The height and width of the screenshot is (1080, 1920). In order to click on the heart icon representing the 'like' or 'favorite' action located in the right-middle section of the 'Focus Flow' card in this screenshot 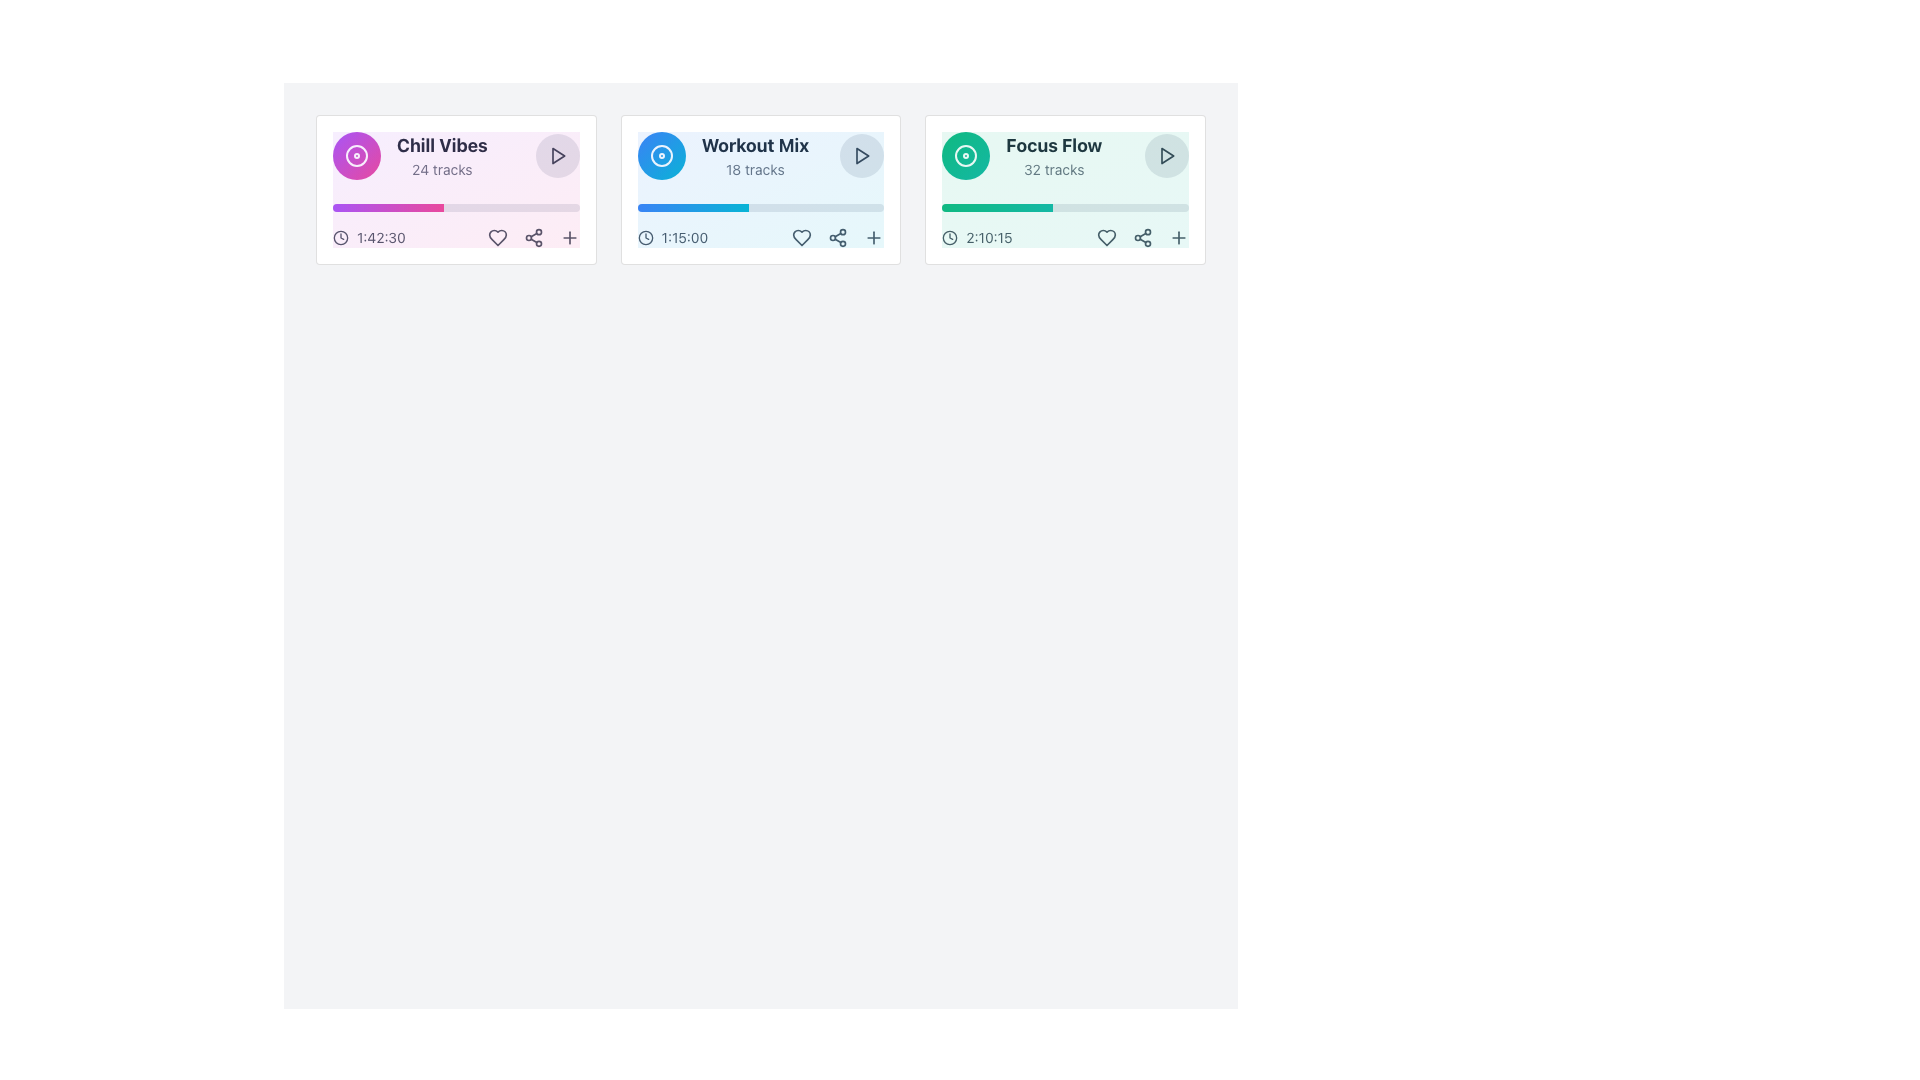, I will do `click(1106, 237)`.